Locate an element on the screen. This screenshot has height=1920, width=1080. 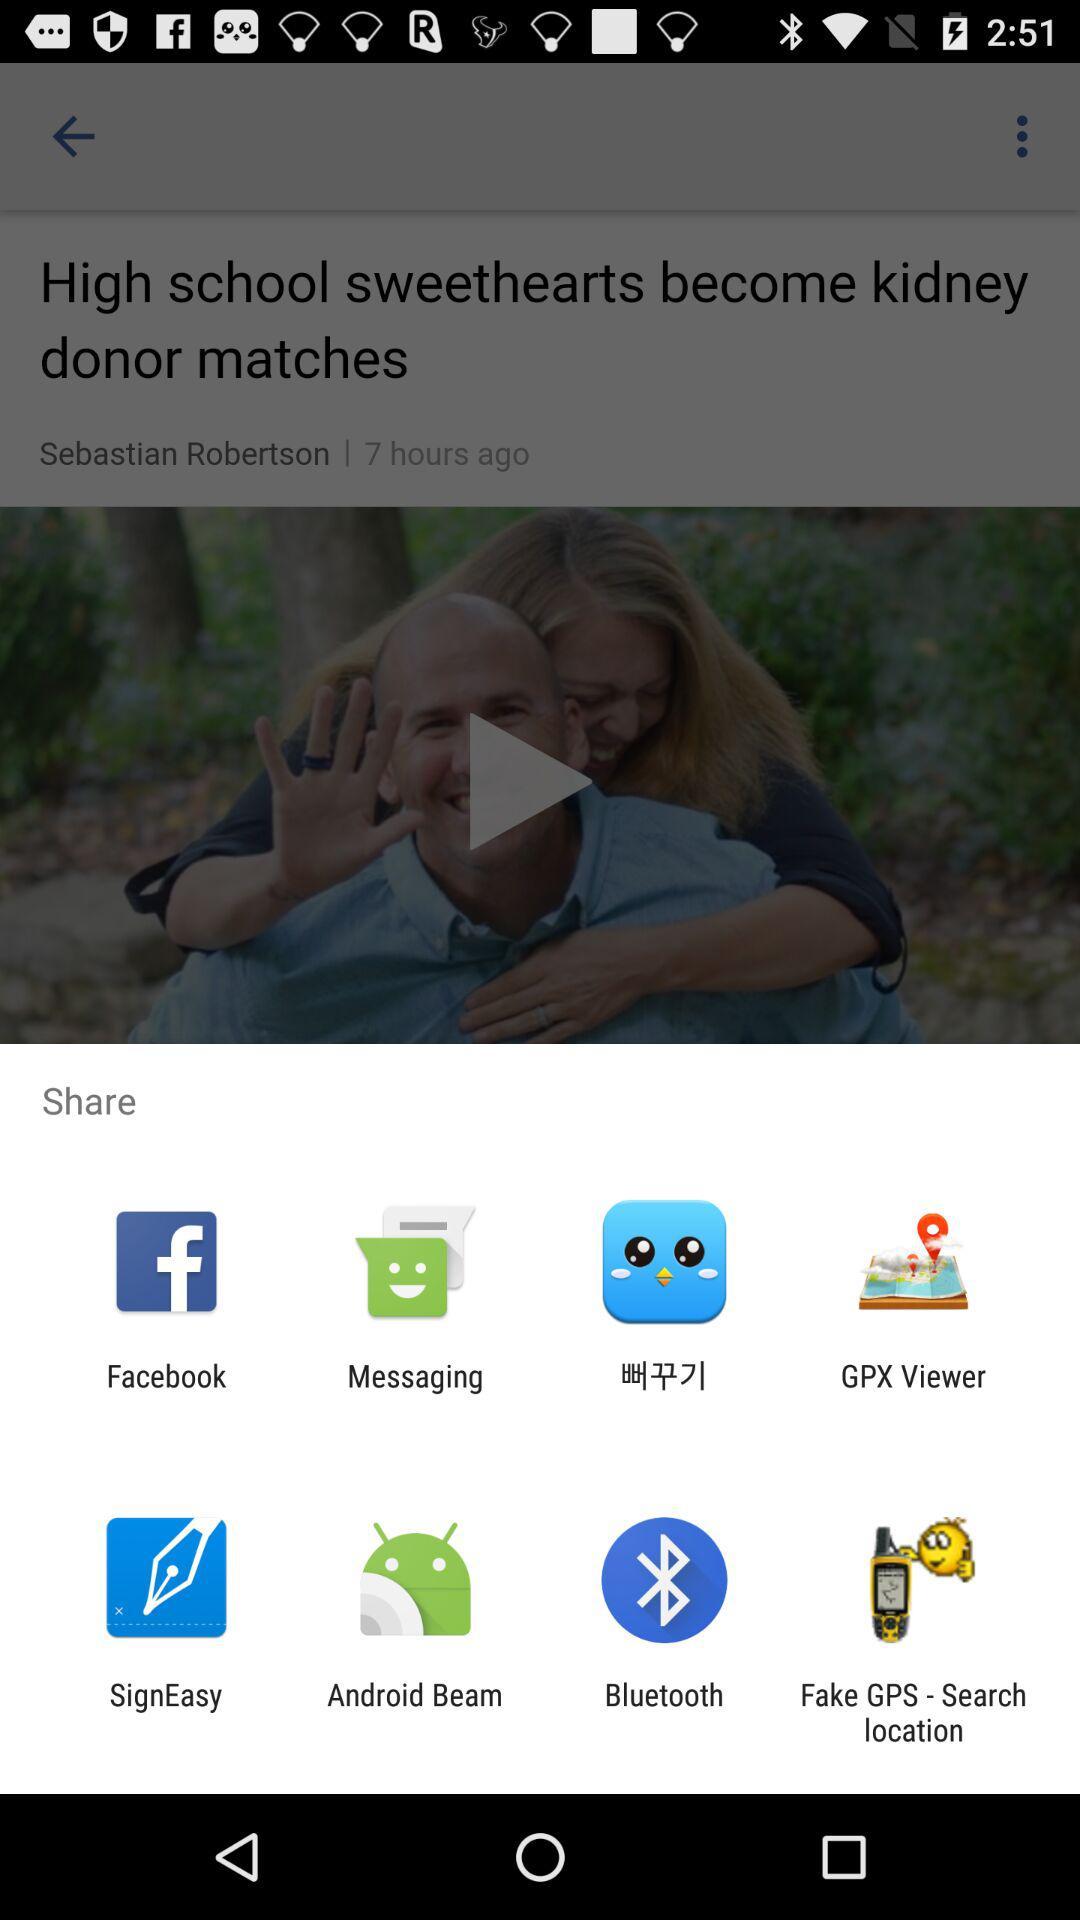
the item to the right of the signeasy app is located at coordinates (414, 1711).